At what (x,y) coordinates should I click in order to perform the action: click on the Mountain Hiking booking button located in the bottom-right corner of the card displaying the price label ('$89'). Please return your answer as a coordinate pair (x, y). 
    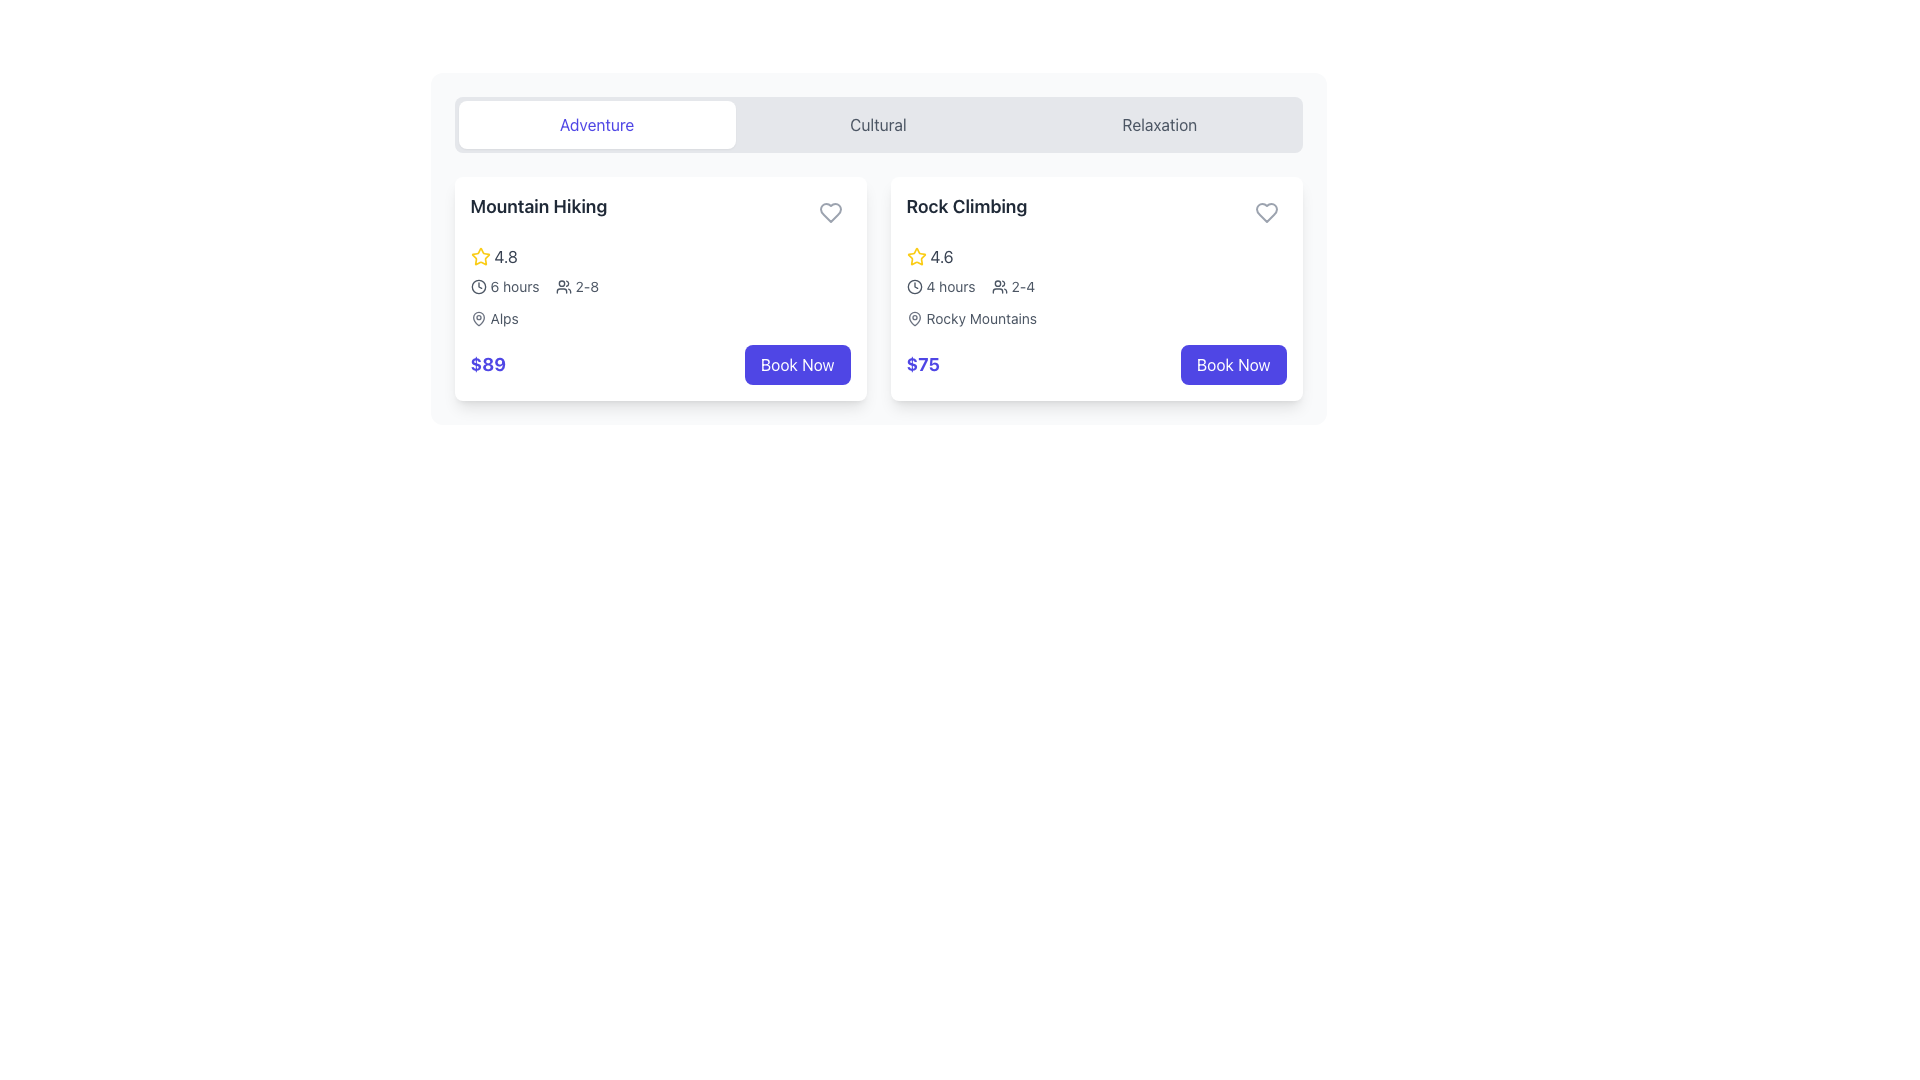
    Looking at the image, I should click on (796, 365).